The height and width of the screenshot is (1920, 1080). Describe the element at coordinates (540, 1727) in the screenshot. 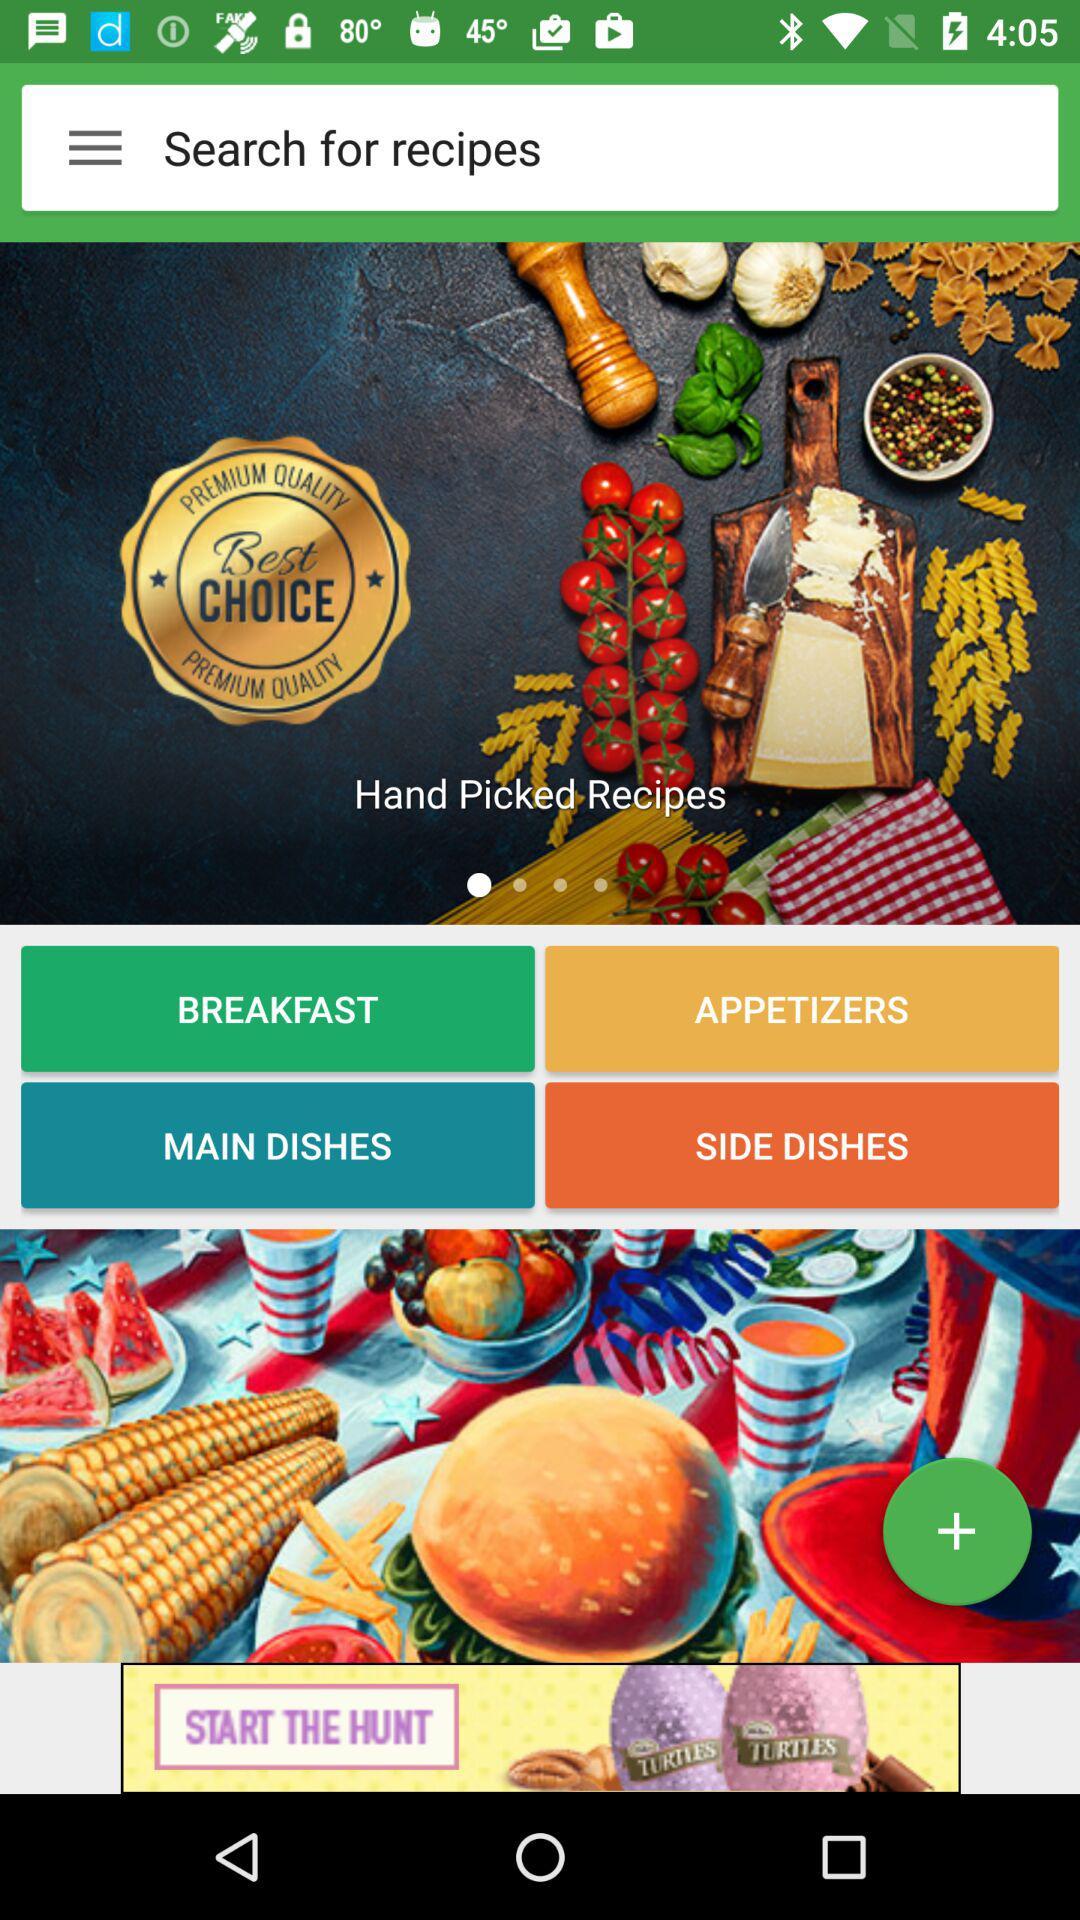

I see `choose advertisement` at that location.